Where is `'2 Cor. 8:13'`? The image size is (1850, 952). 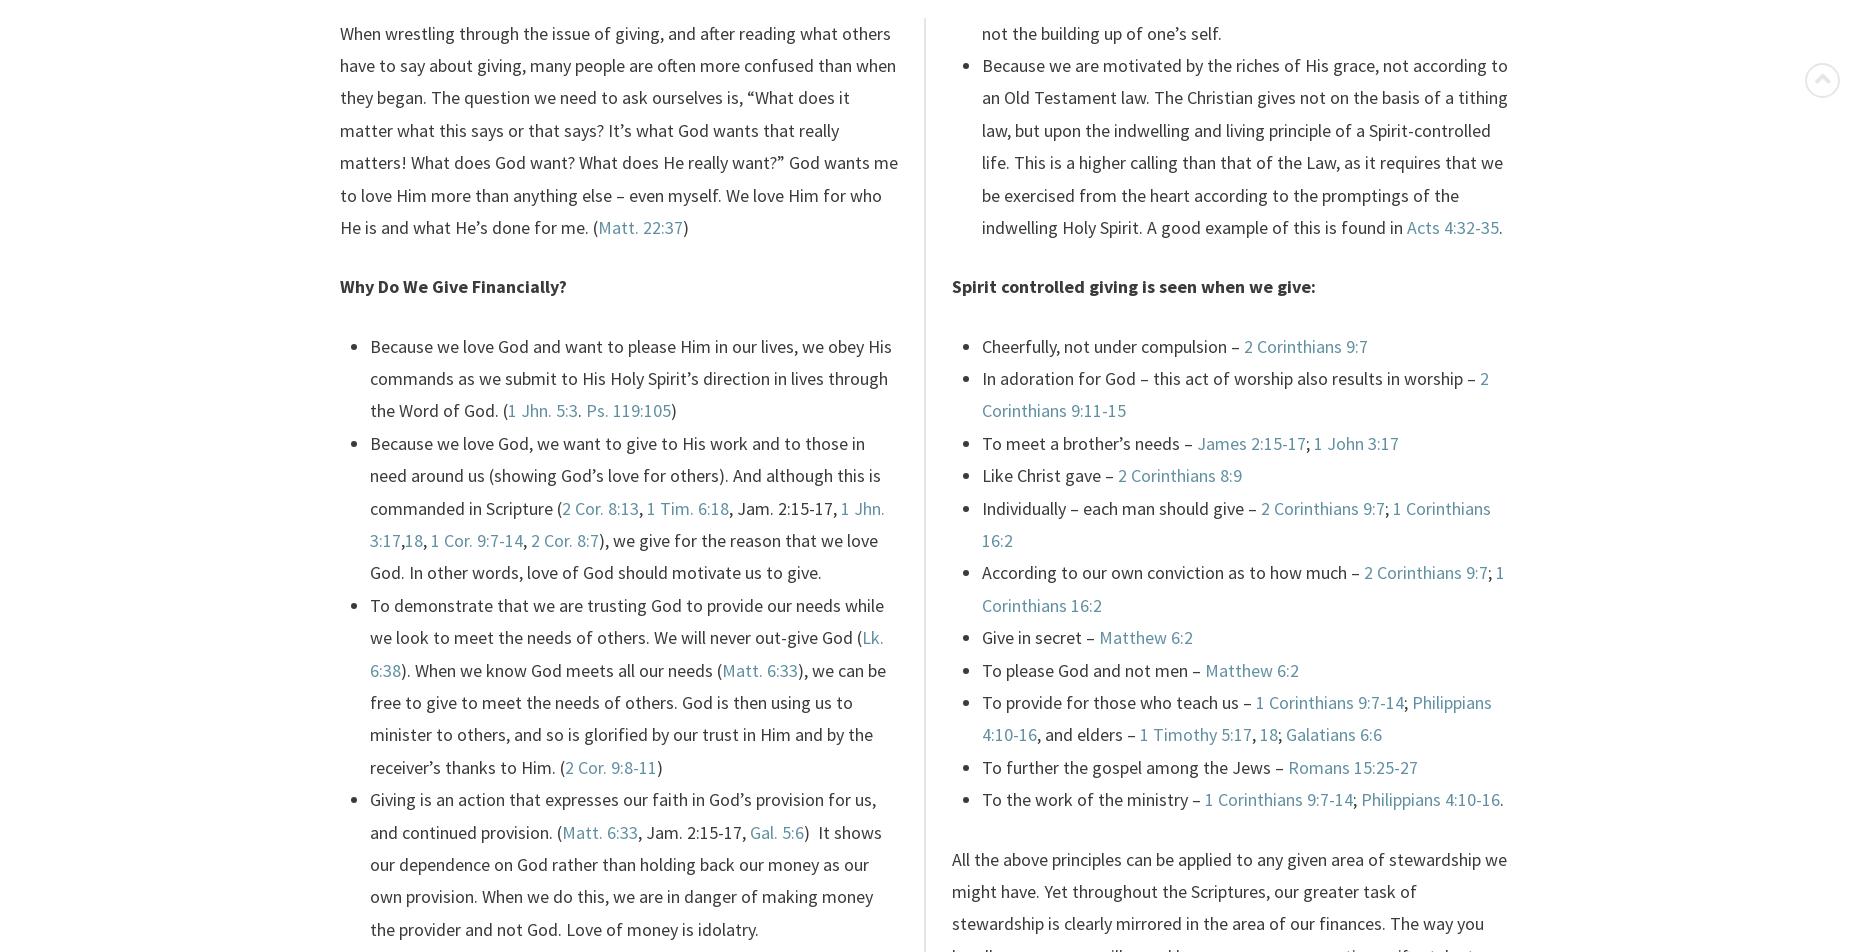
'2 Cor. 8:13' is located at coordinates (599, 507).